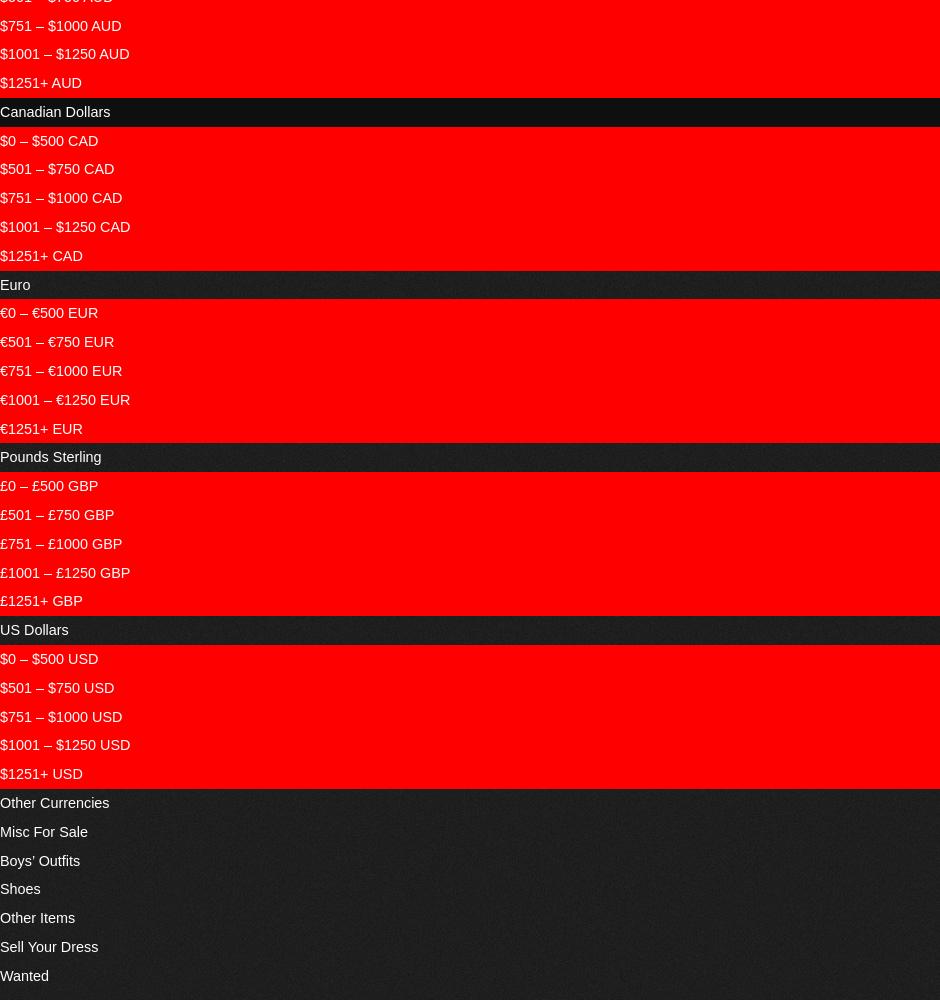  What do you see at coordinates (53, 803) in the screenshot?
I see `'Other Currencies'` at bounding box center [53, 803].